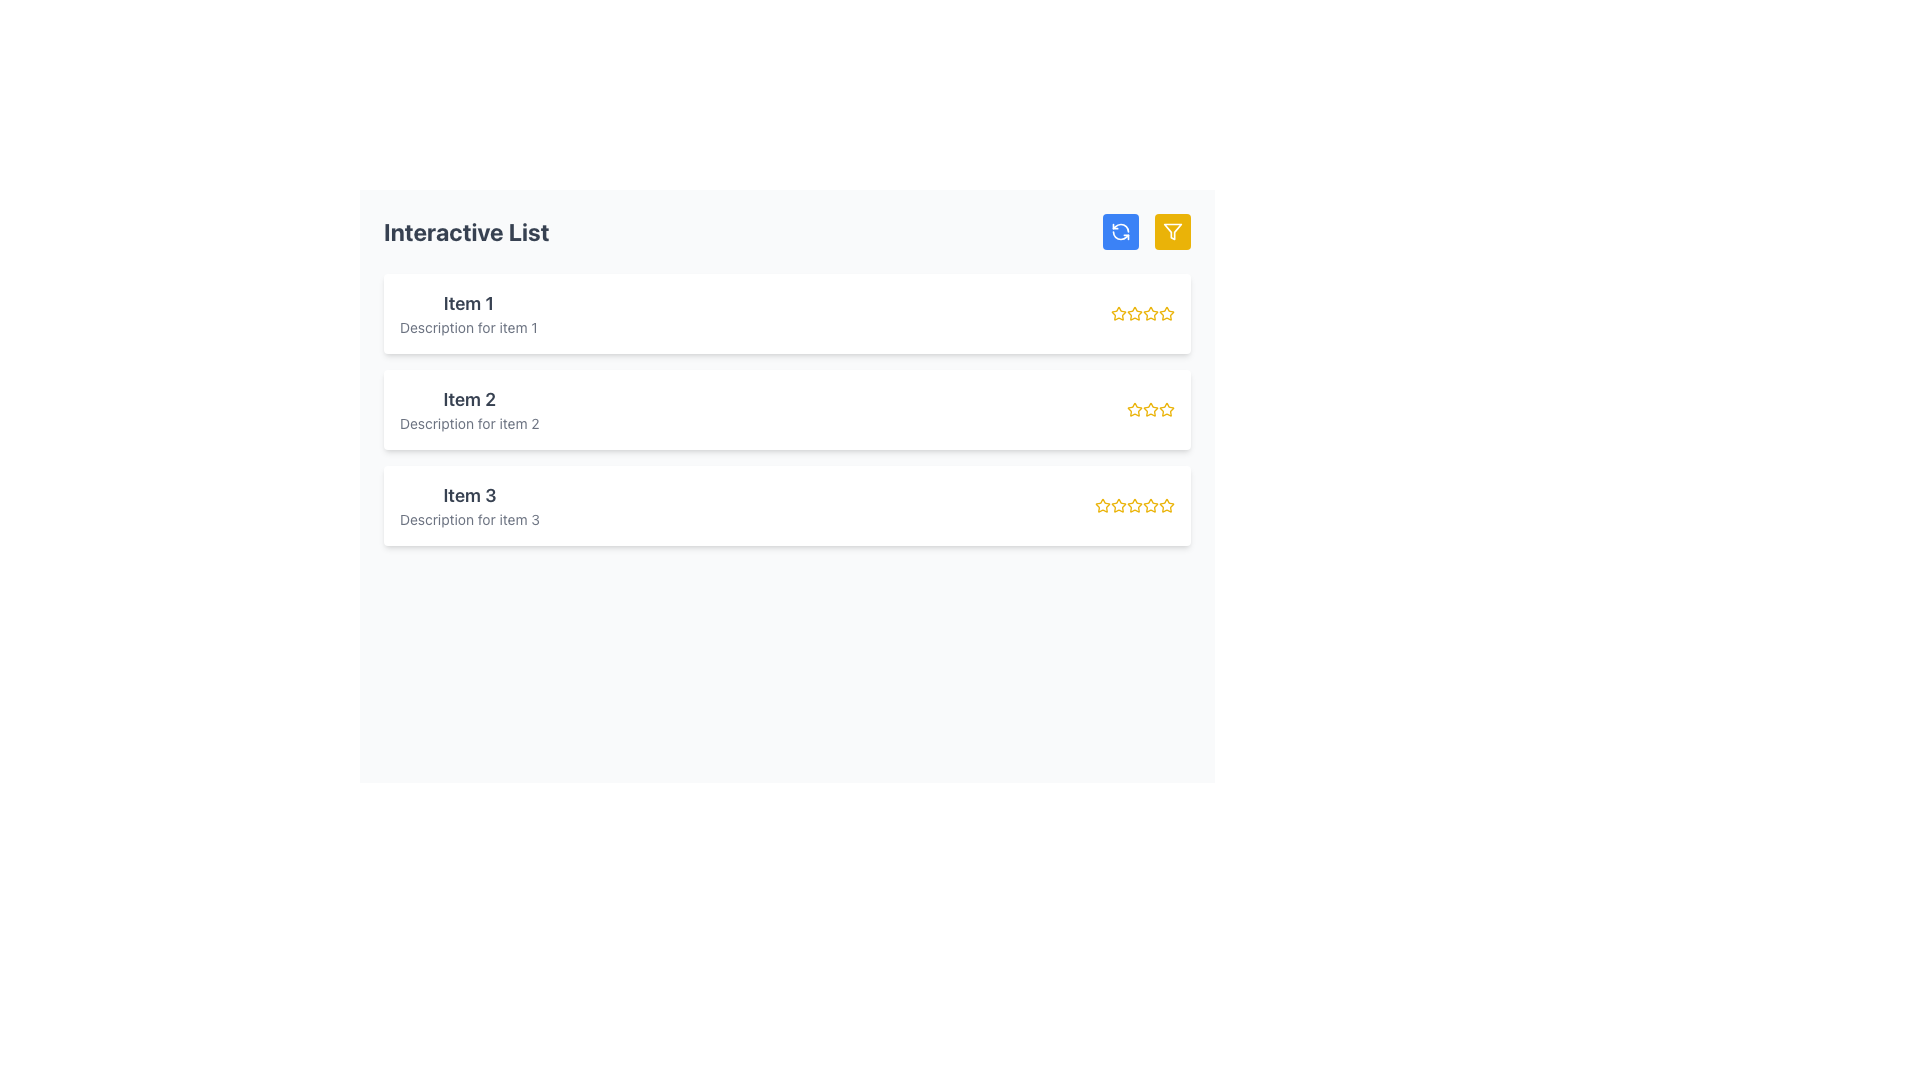 The width and height of the screenshot is (1920, 1080). I want to click on the text element styled with a bold, larger font that says 'Item 1', located at the top-left corner of the first card in the list, so click(467, 304).